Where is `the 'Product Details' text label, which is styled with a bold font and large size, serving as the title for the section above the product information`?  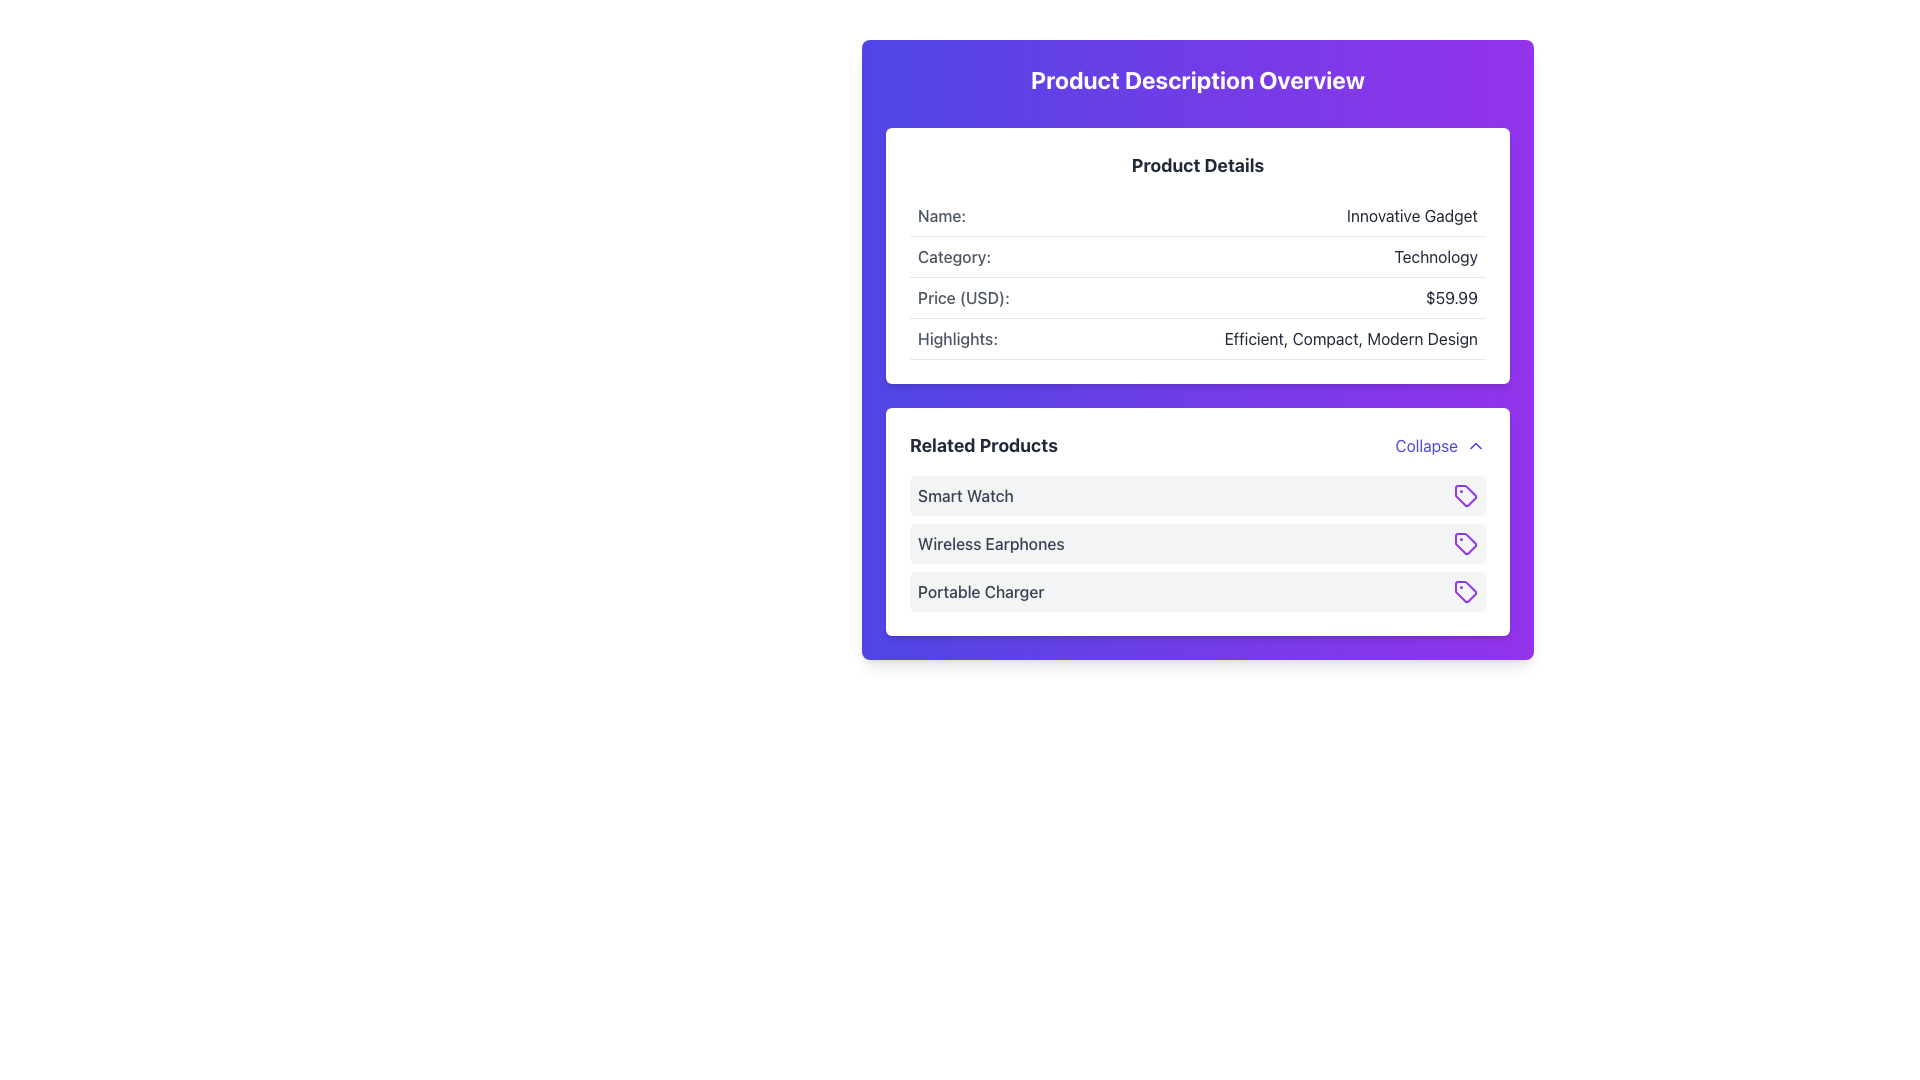 the 'Product Details' text label, which is styled with a bold font and large size, serving as the title for the section above the product information is located at coordinates (1198, 164).